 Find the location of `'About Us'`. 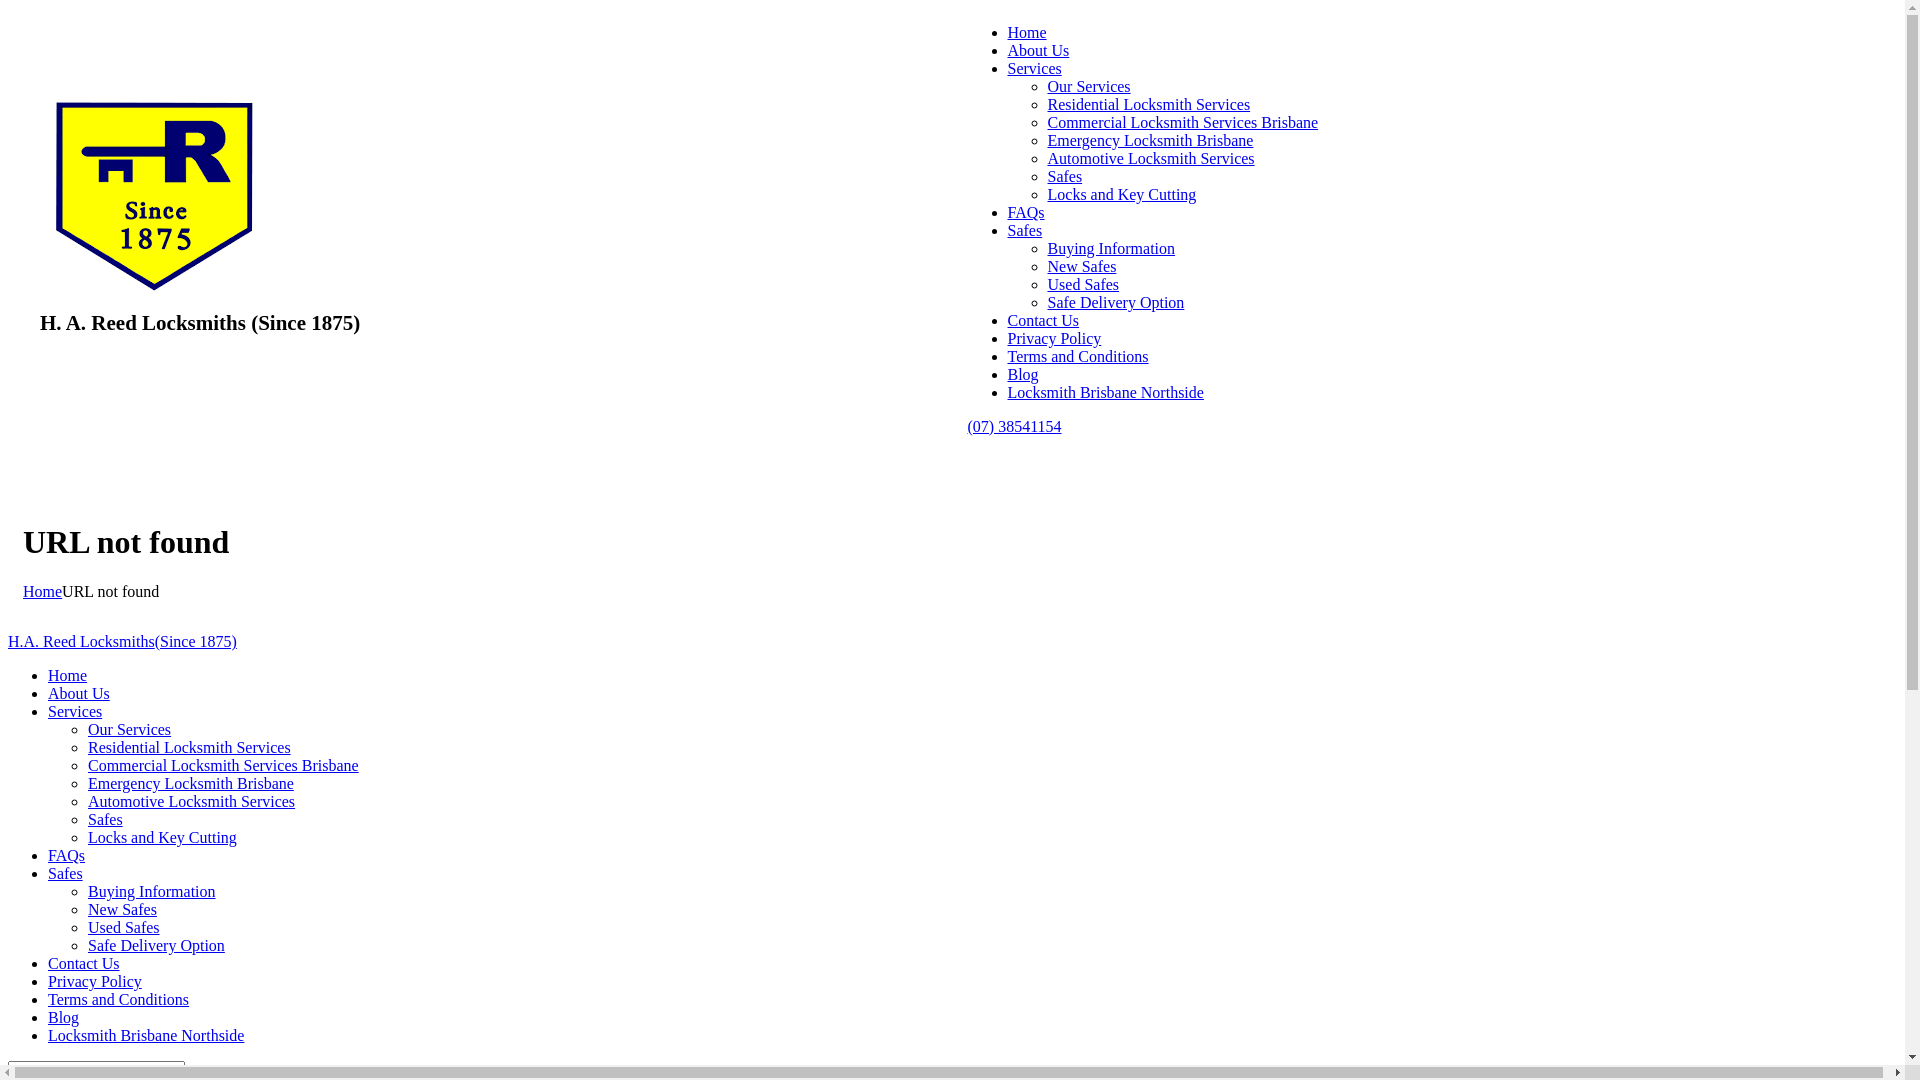

'About Us' is located at coordinates (78, 692).